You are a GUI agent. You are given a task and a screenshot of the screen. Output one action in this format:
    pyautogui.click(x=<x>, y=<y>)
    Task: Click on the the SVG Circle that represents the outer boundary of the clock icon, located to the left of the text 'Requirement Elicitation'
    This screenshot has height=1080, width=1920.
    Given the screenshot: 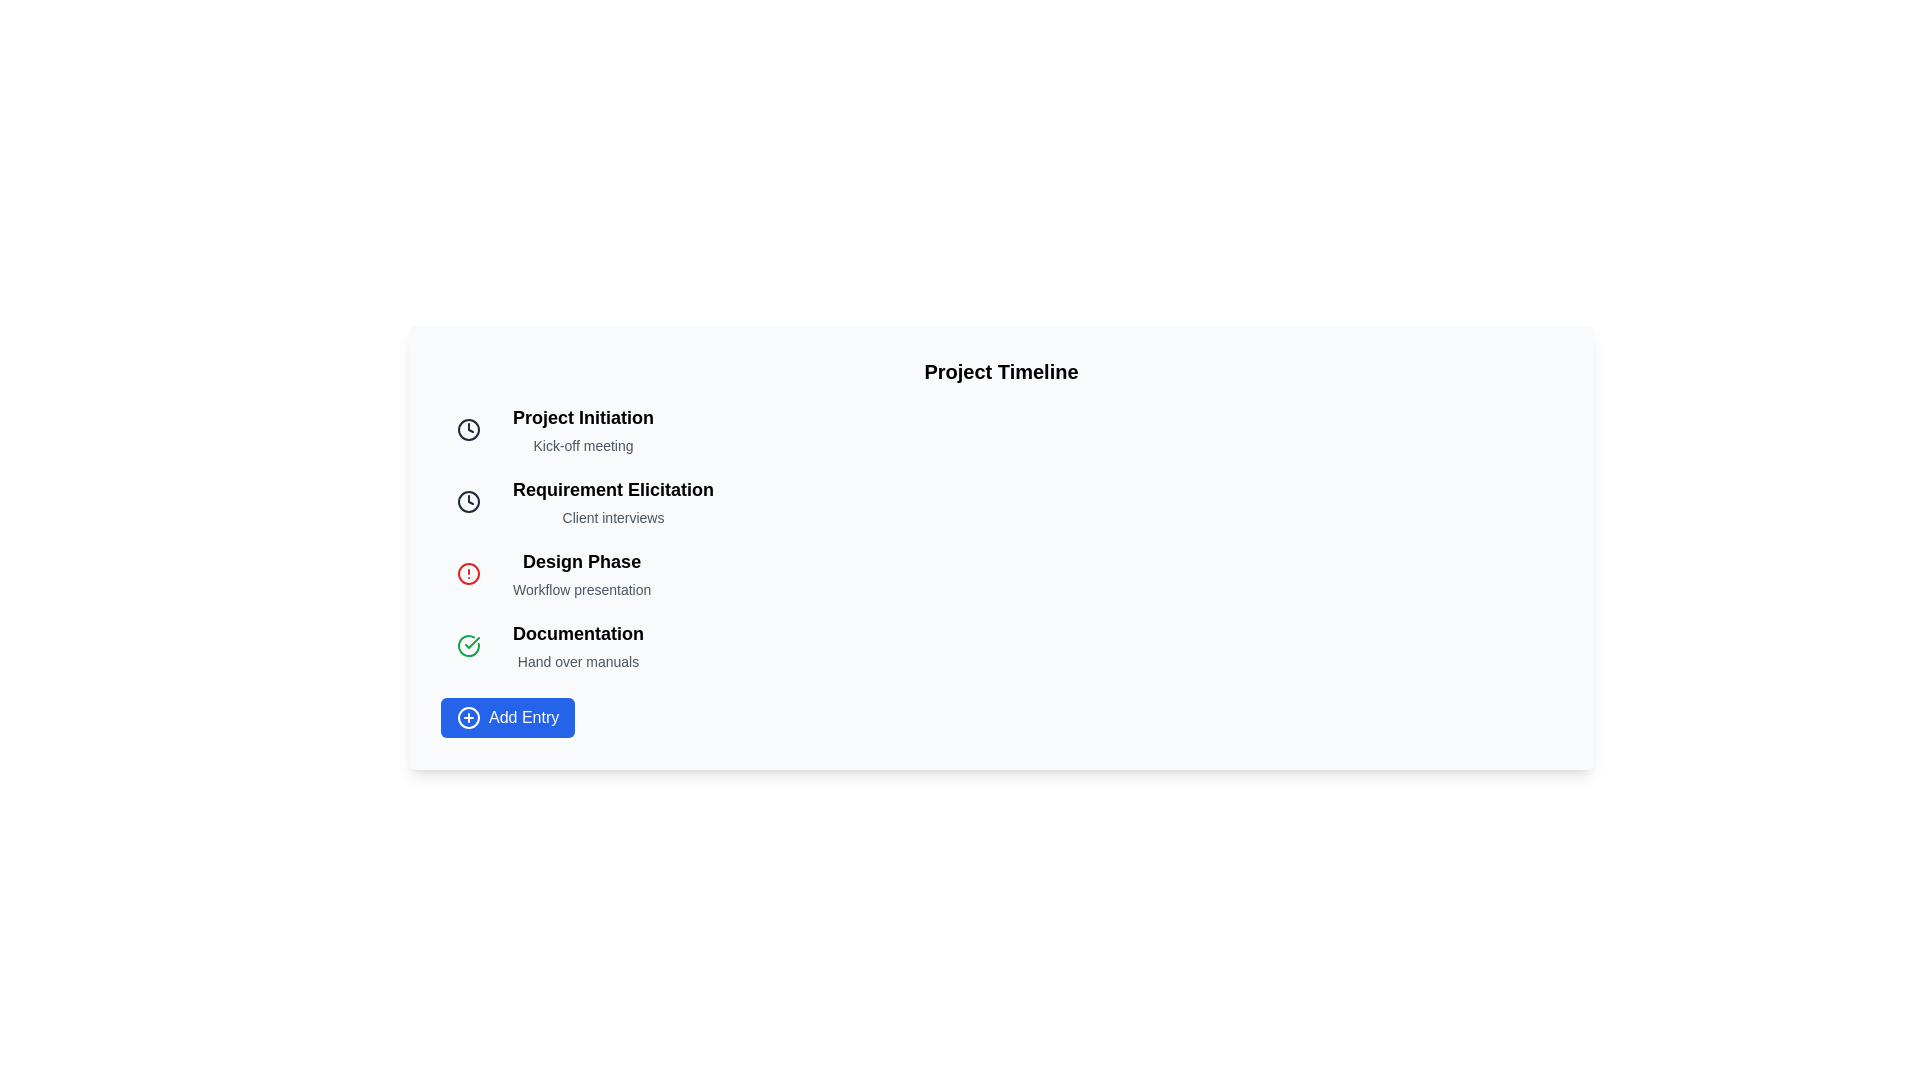 What is the action you would take?
    pyautogui.click(x=468, y=500)
    